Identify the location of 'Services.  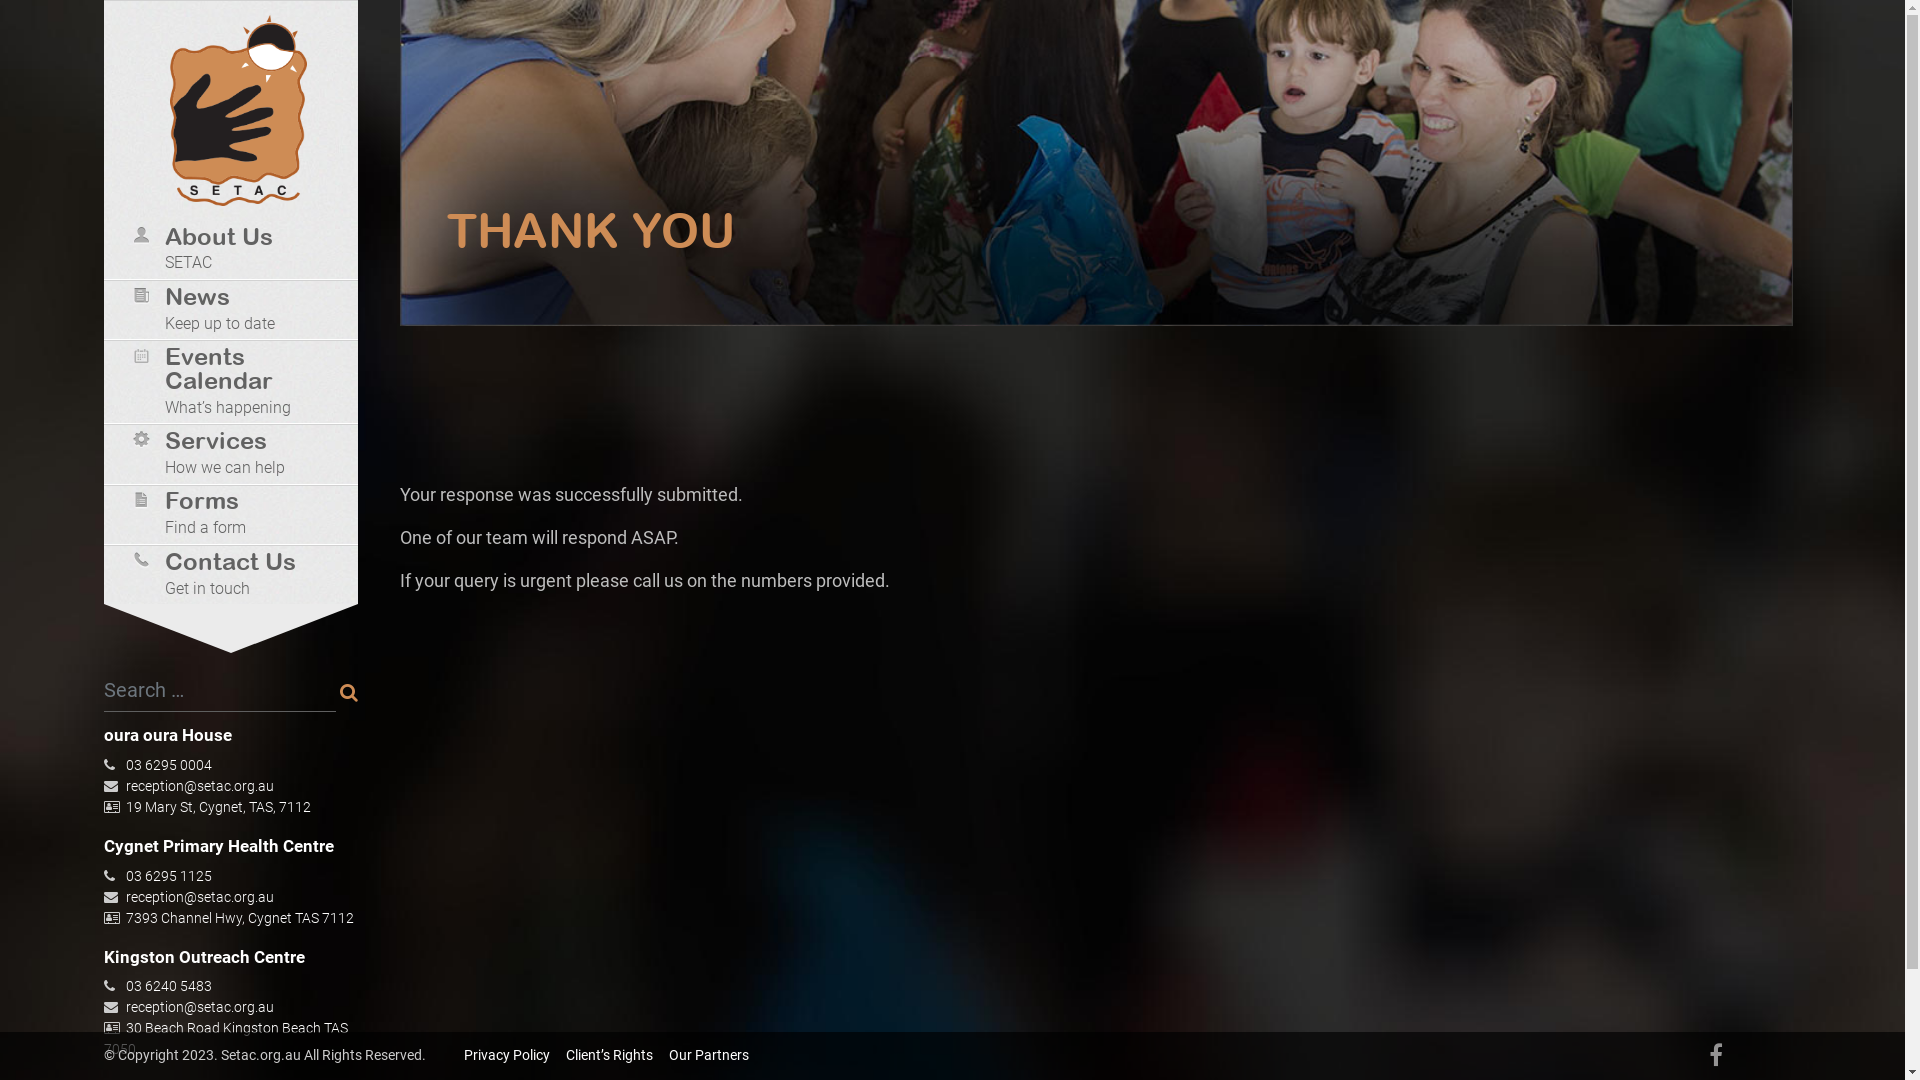
(128, 455).